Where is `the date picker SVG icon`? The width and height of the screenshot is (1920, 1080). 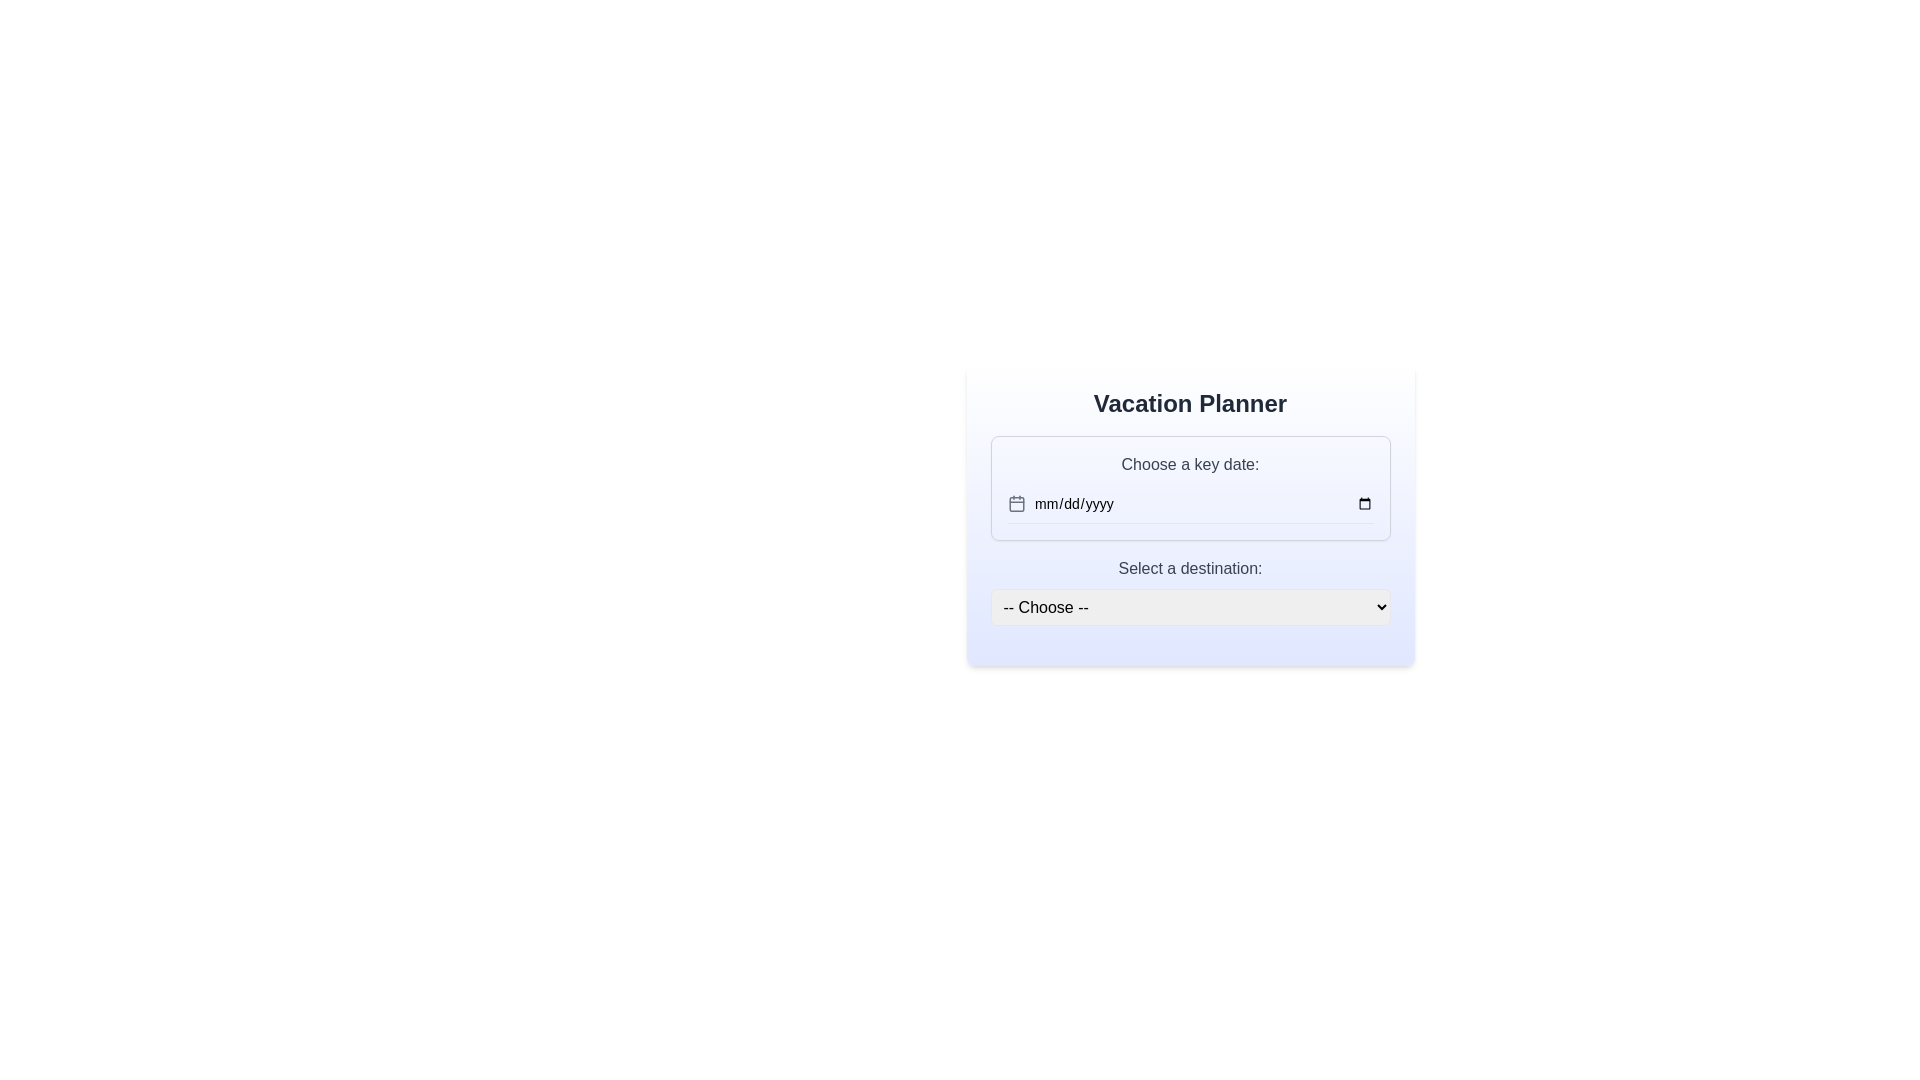
the date picker SVG icon is located at coordinates (1016, 503).